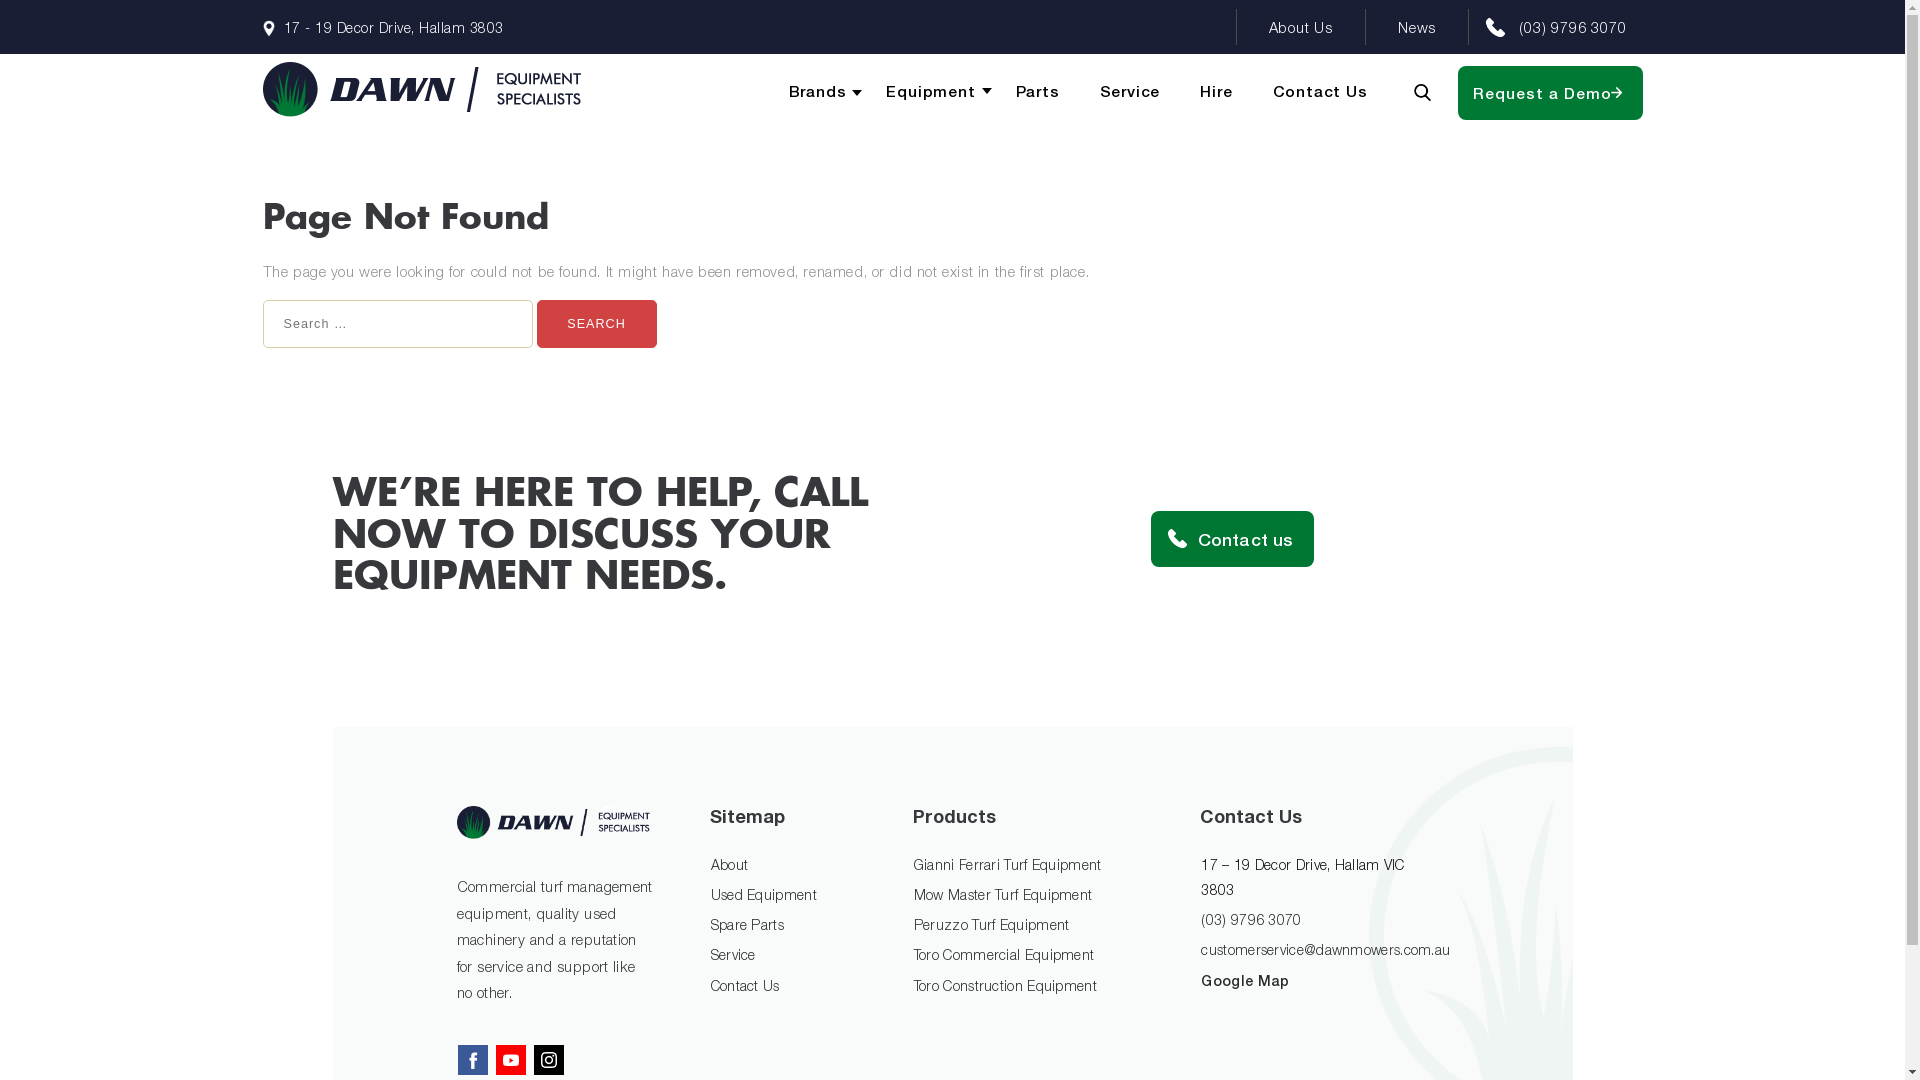 Image resolution: width=1920 pixels, height=1080 pixels. What do you see at coordinates (817, 92) in the screenshot?
I see `'Brands'` at bounding box center [817, 92].